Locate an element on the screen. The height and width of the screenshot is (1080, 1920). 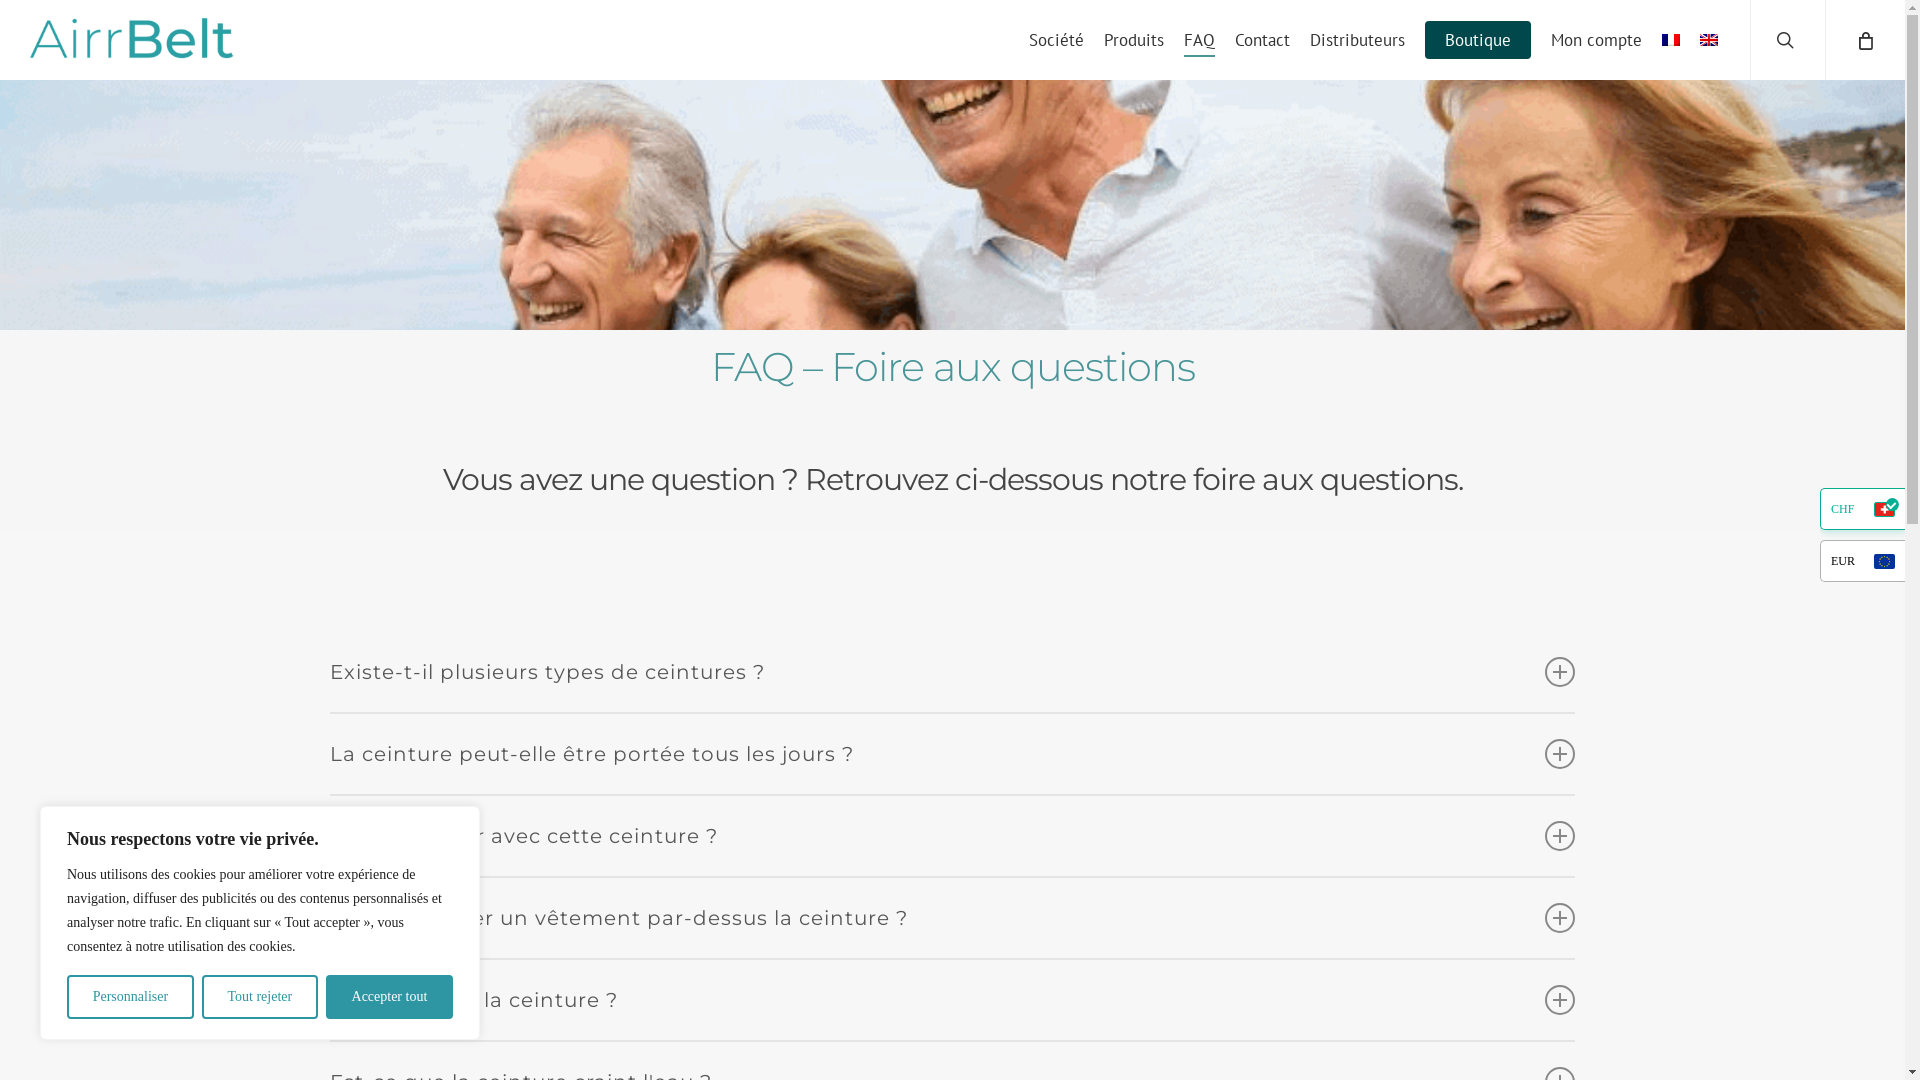
'Distributeurs' is located at coordinates (1357, 39).